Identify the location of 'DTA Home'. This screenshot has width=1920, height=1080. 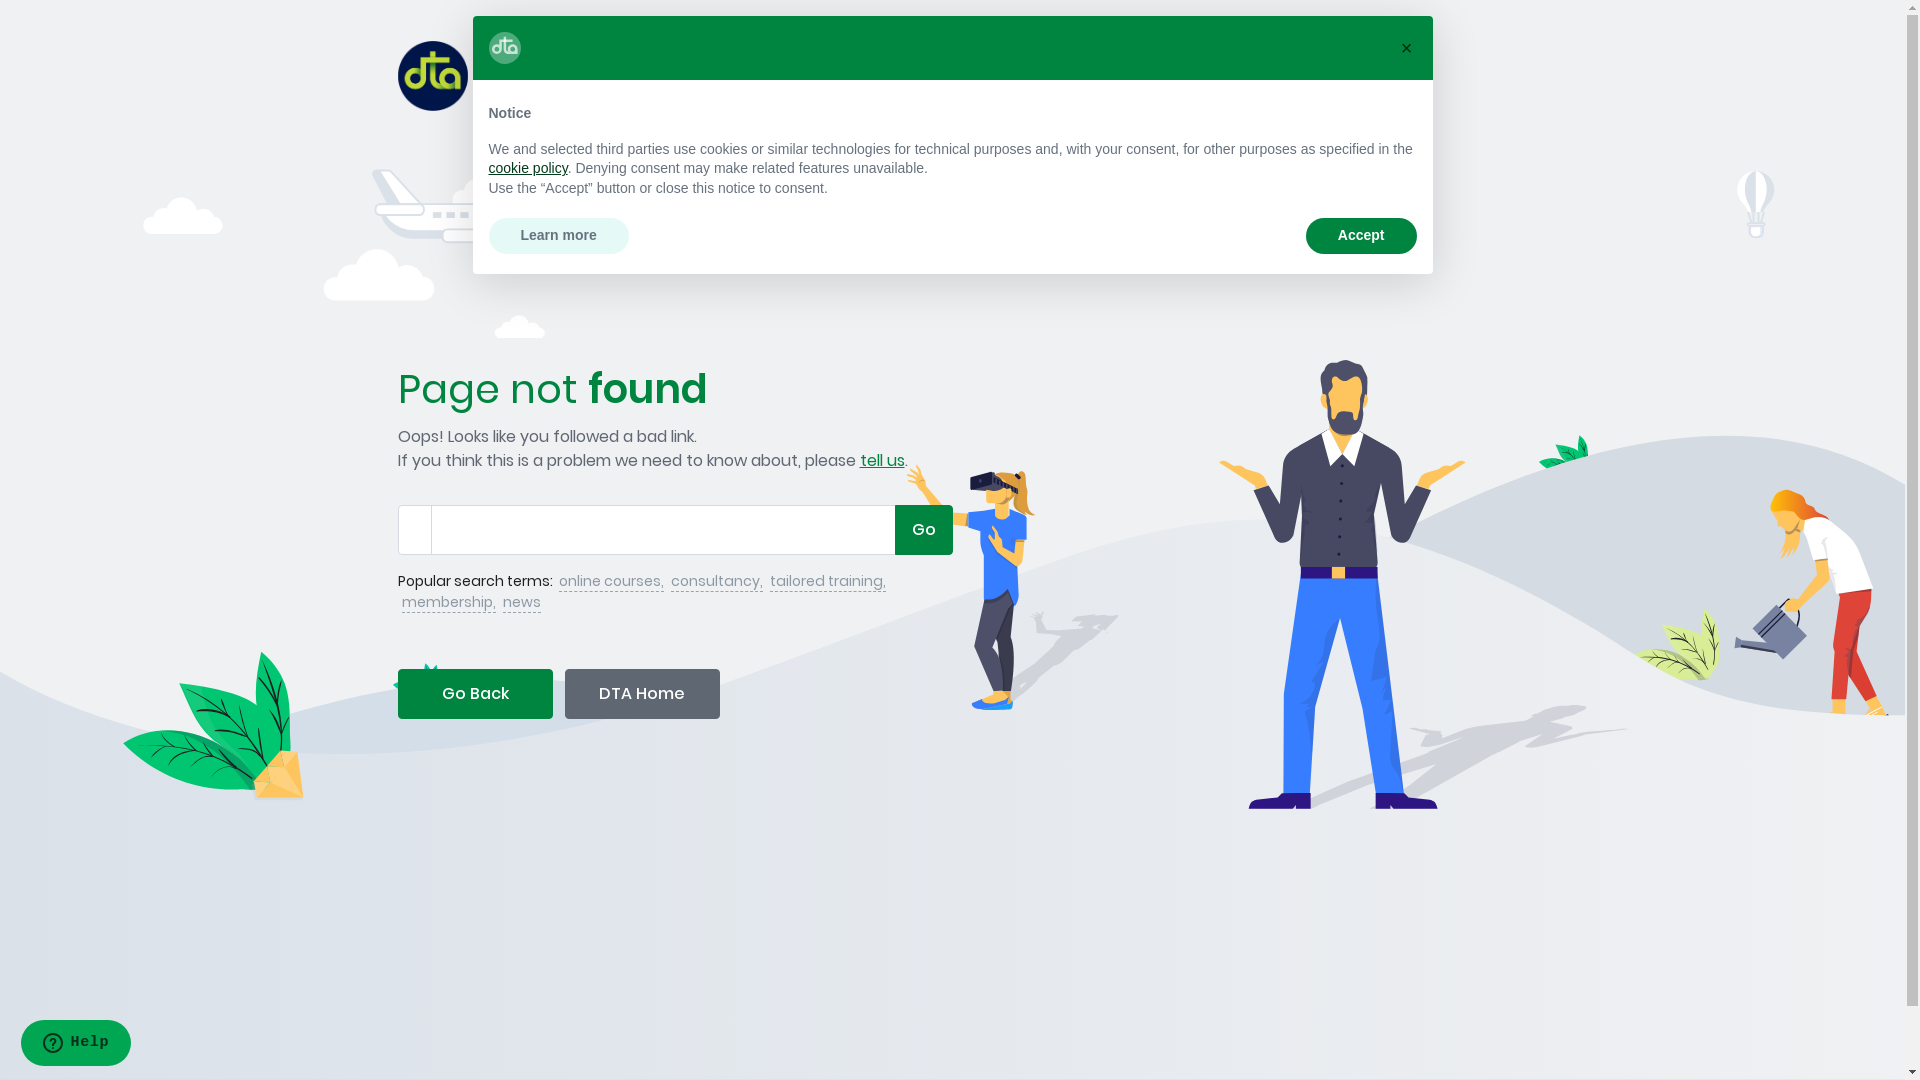
(641, 693).